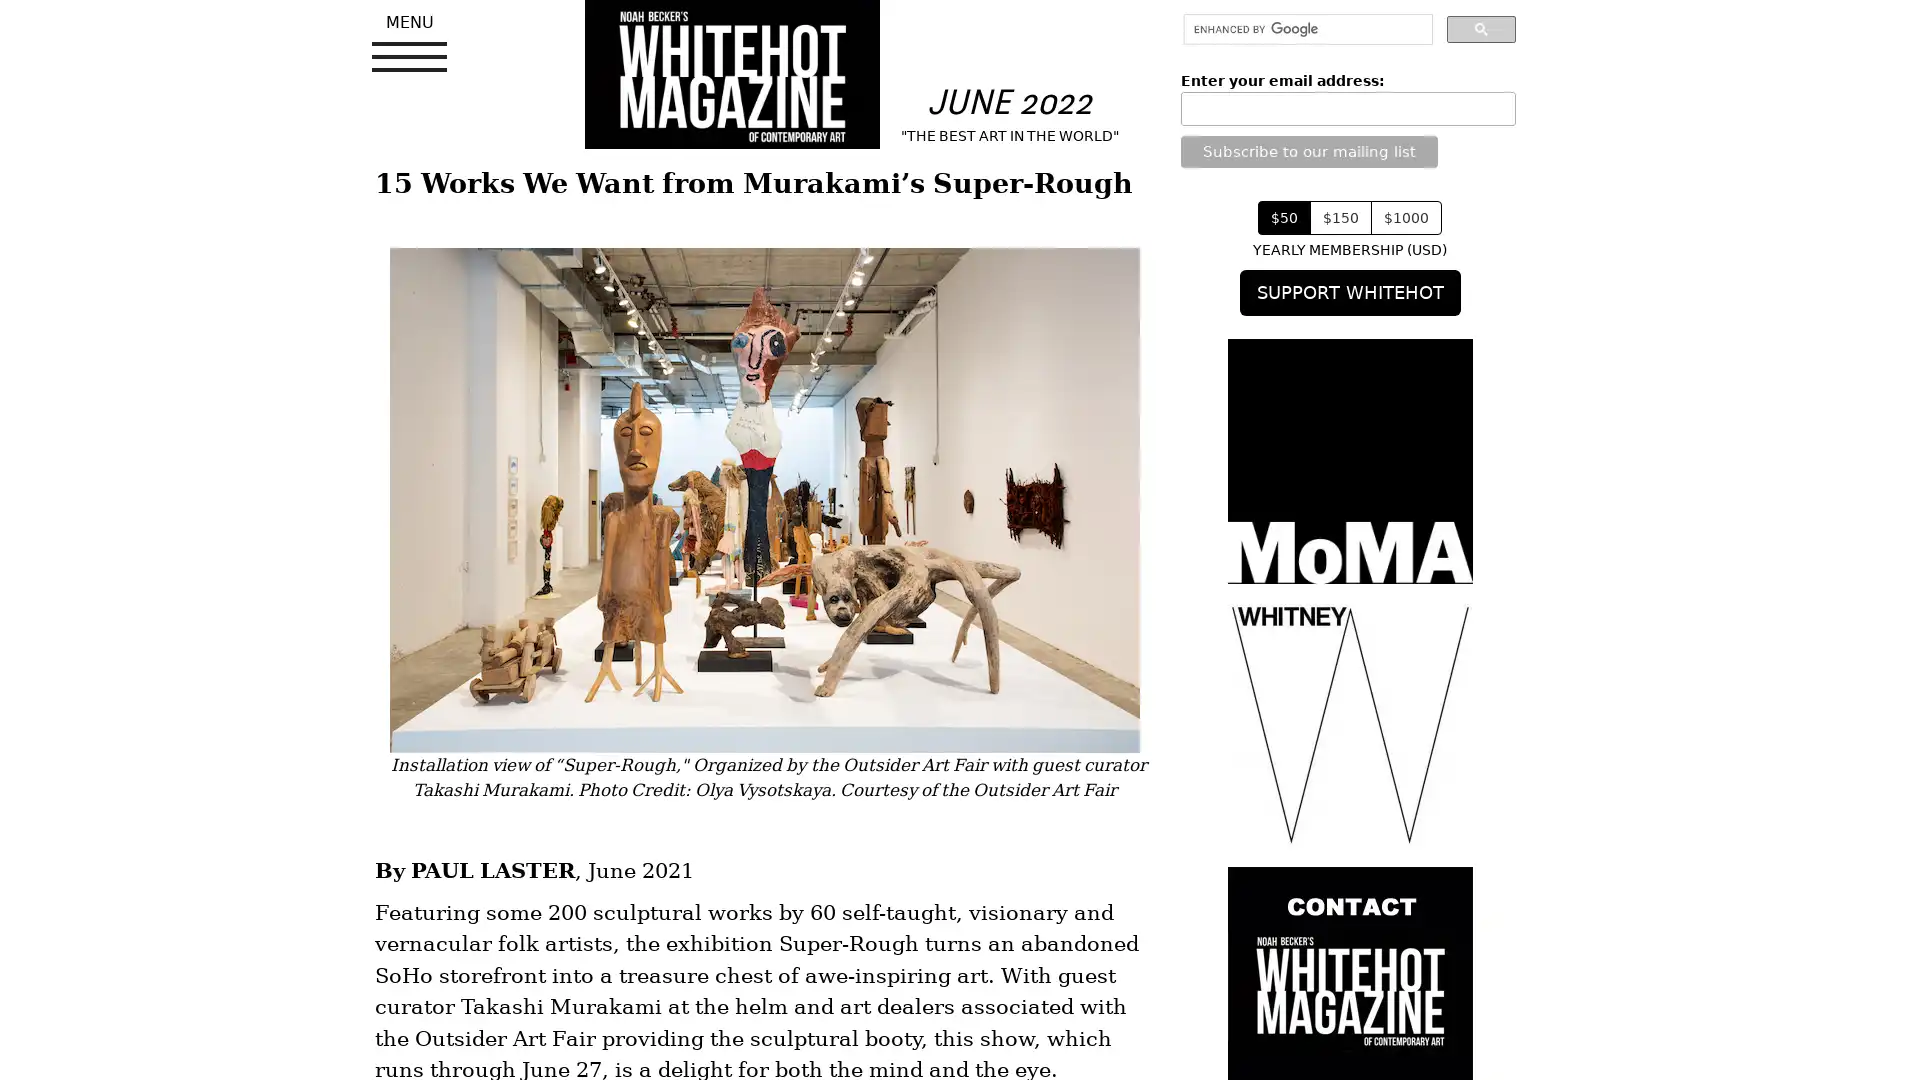  I want to click on Subscribe to our mailing list, so click(1308, 149).